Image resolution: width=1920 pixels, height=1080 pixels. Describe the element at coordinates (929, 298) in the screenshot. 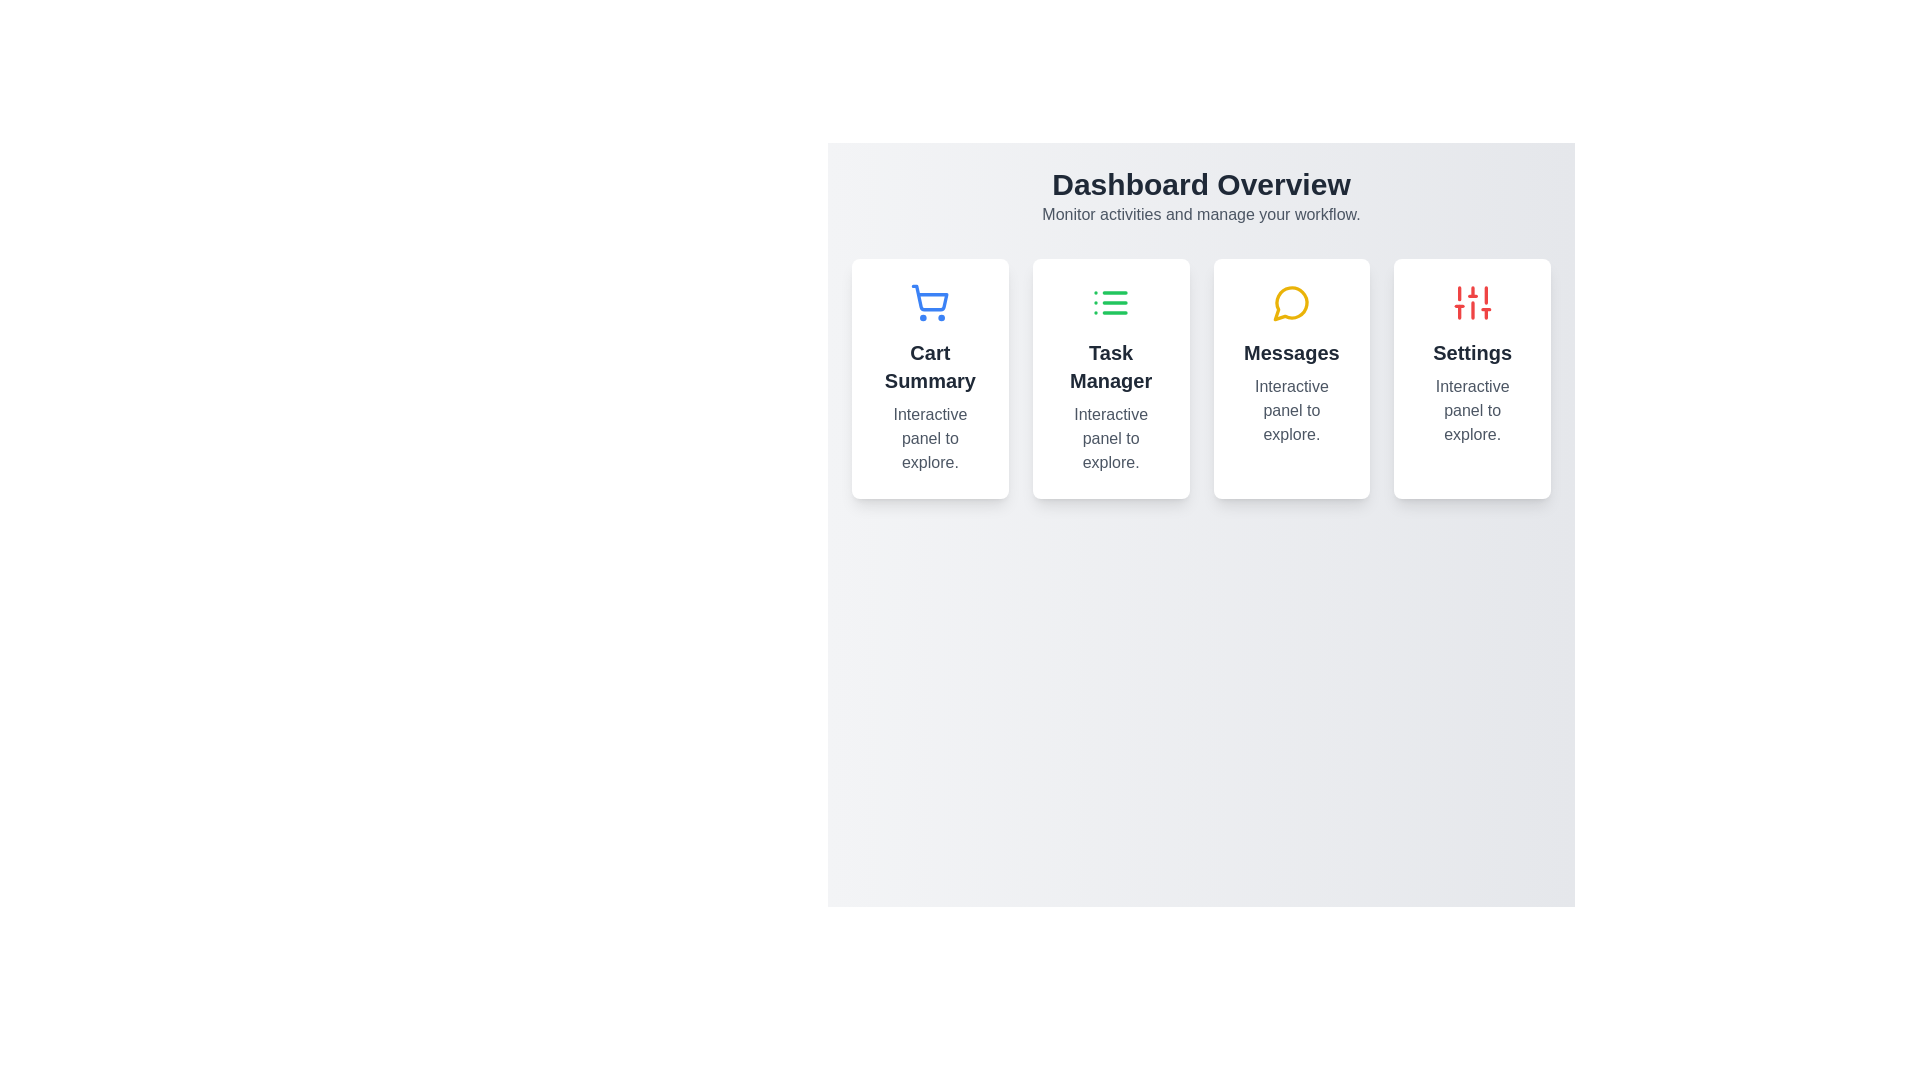

I see `the shopping cart icon in the 'Cart Summary' card` at that location.